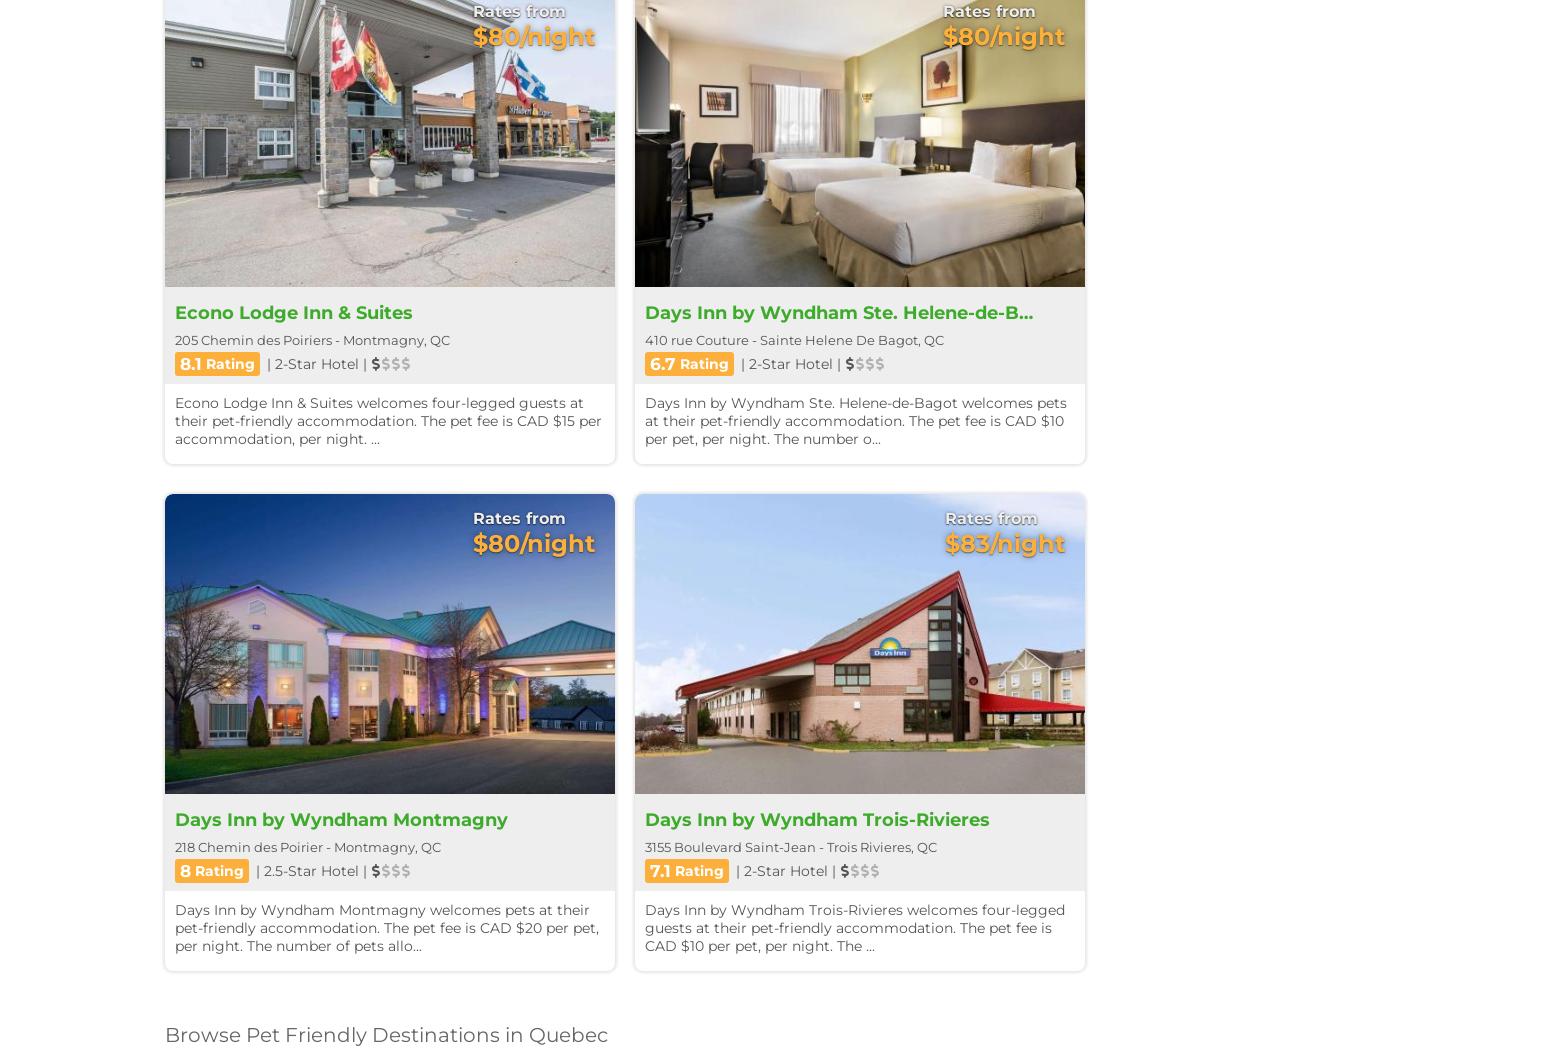  What do you see at coordinates (854, 926) in the screenshot?
I see `'Days Inn by Wyndham Trois-Rivieres welcomes four-legged guests at their pet-friendly accommodation. The pet fee is CAD $10 per pet, per night. The ...'` at bounding box center [854, 926].